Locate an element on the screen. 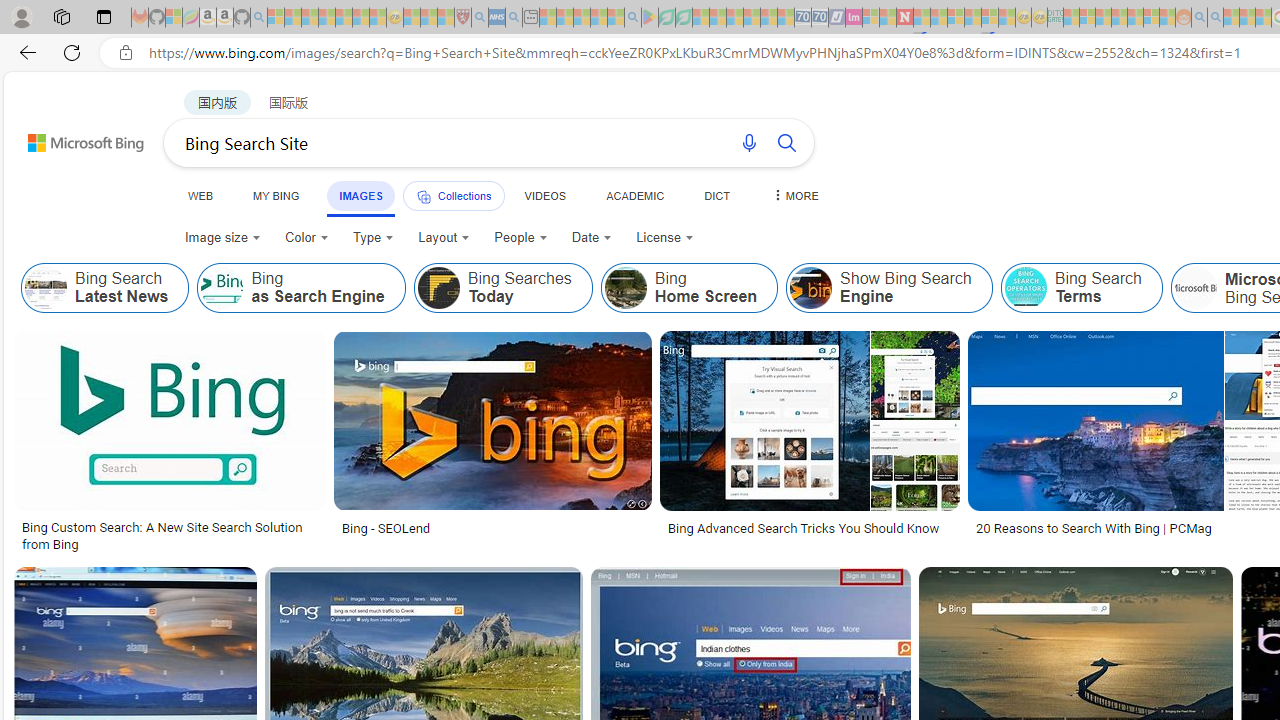  'Class: item col' is located at coordinates (1080, 288).